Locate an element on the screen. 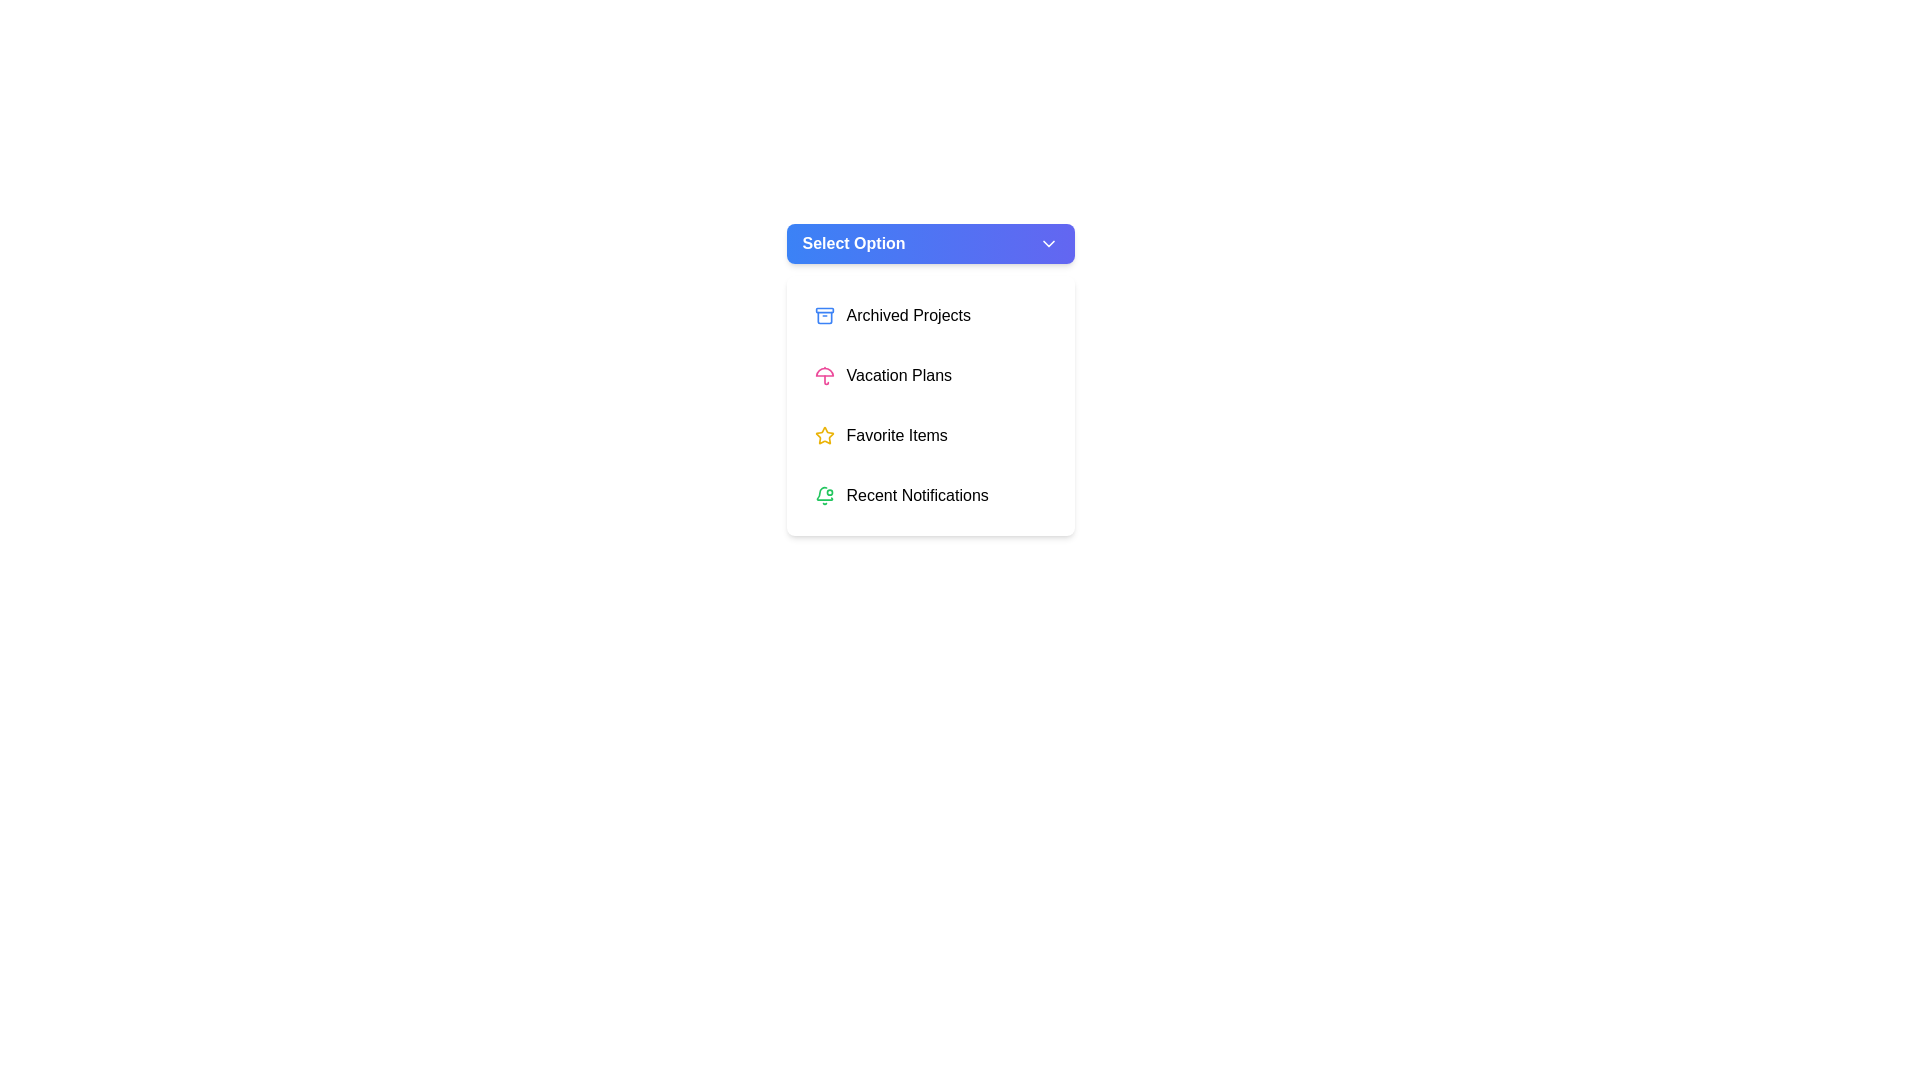 This screenshot has width=1920, height=1080. the menu item Favorite Items from the dropdown is located at coordinates (929, 434).